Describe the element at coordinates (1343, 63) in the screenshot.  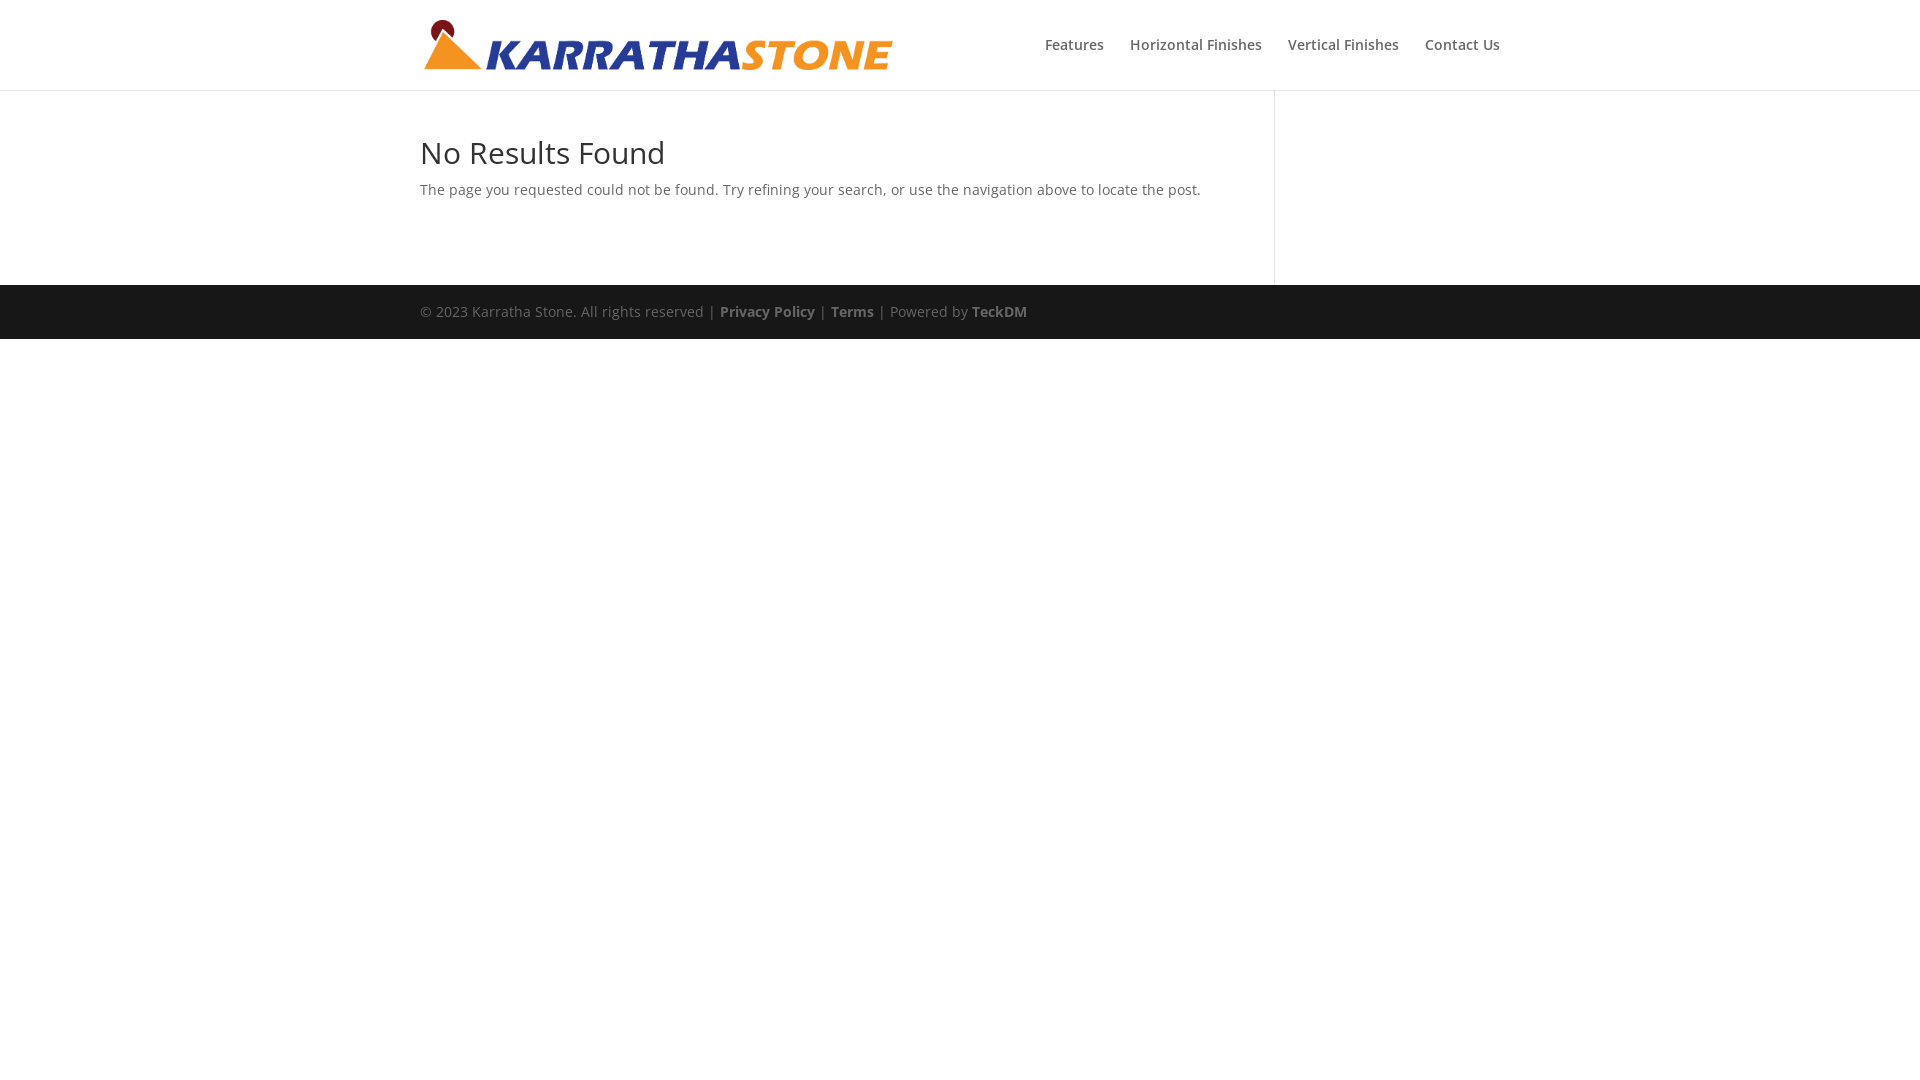
I see `'Vertical Finishes'` at that location.